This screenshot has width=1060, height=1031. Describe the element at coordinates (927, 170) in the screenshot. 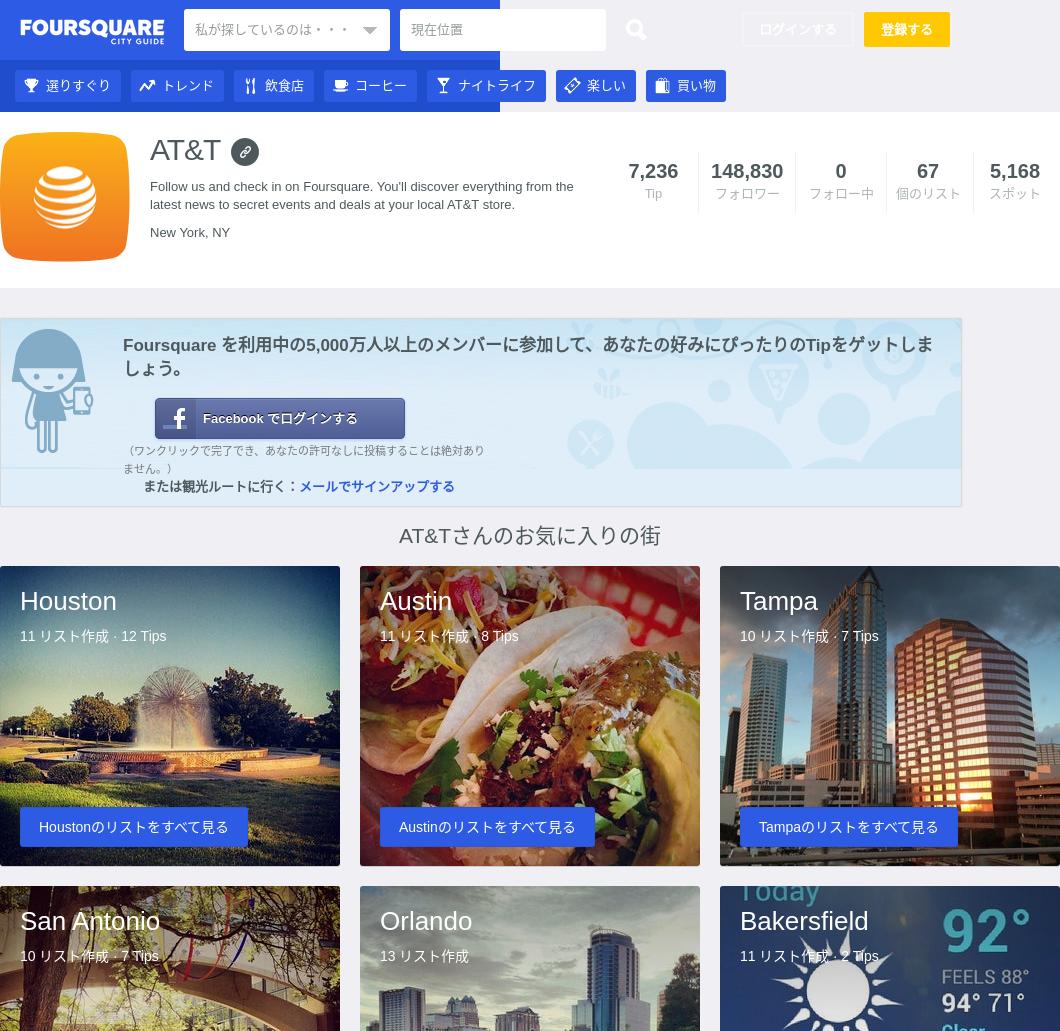

I see `'67'` at that location.